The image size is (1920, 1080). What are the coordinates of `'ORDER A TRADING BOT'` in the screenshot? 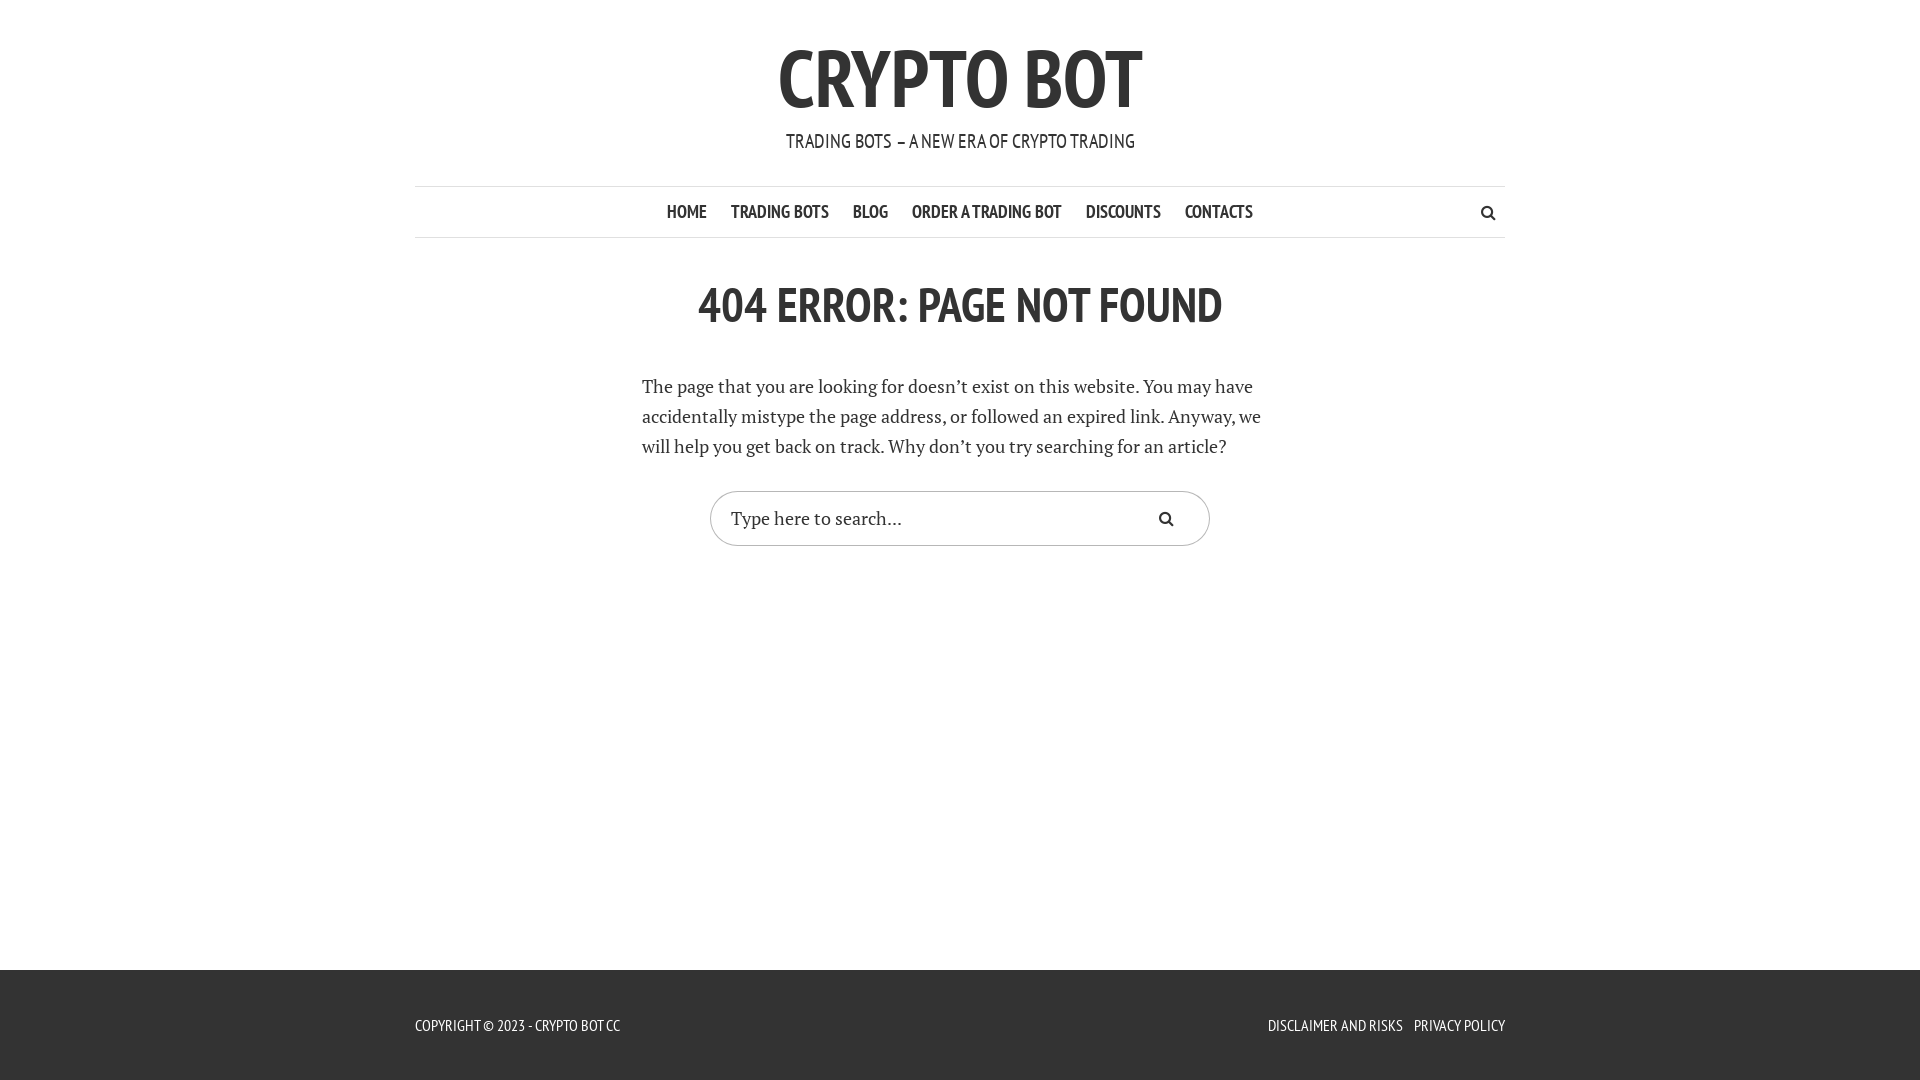 It's located at (987, 212).